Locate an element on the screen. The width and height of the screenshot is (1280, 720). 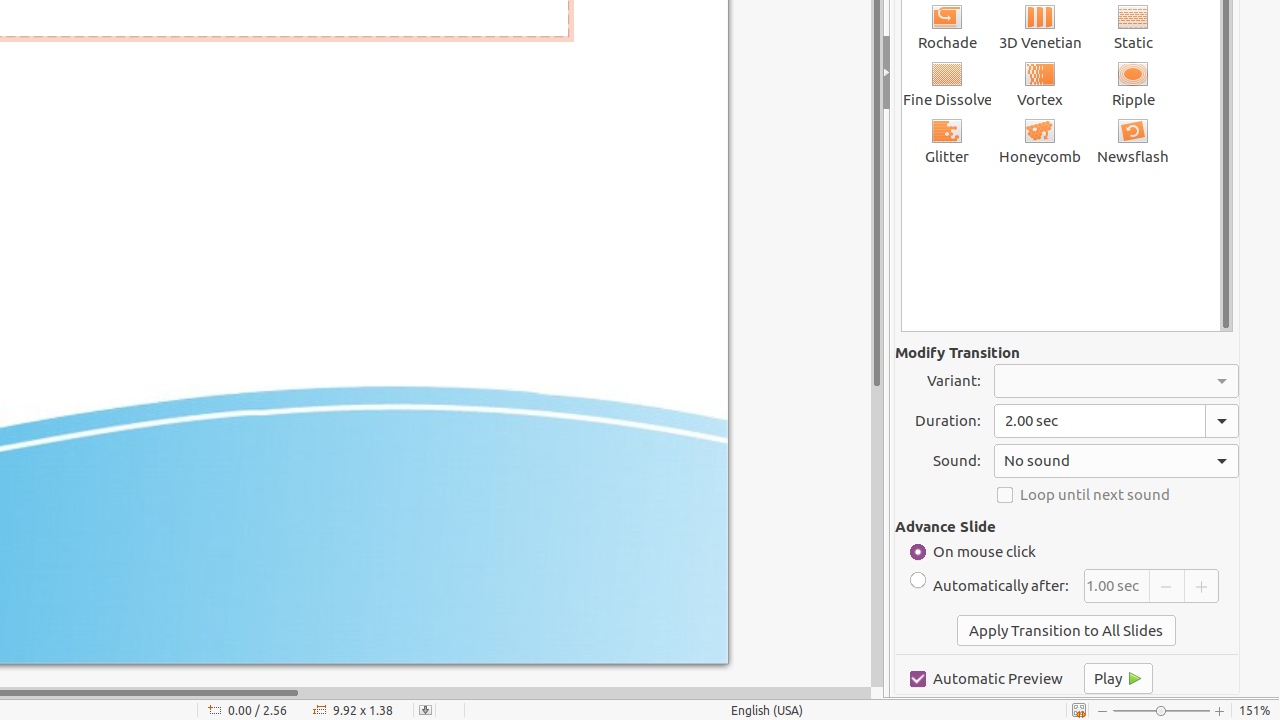
'Vortex' is located at coordinates (1040, 82).